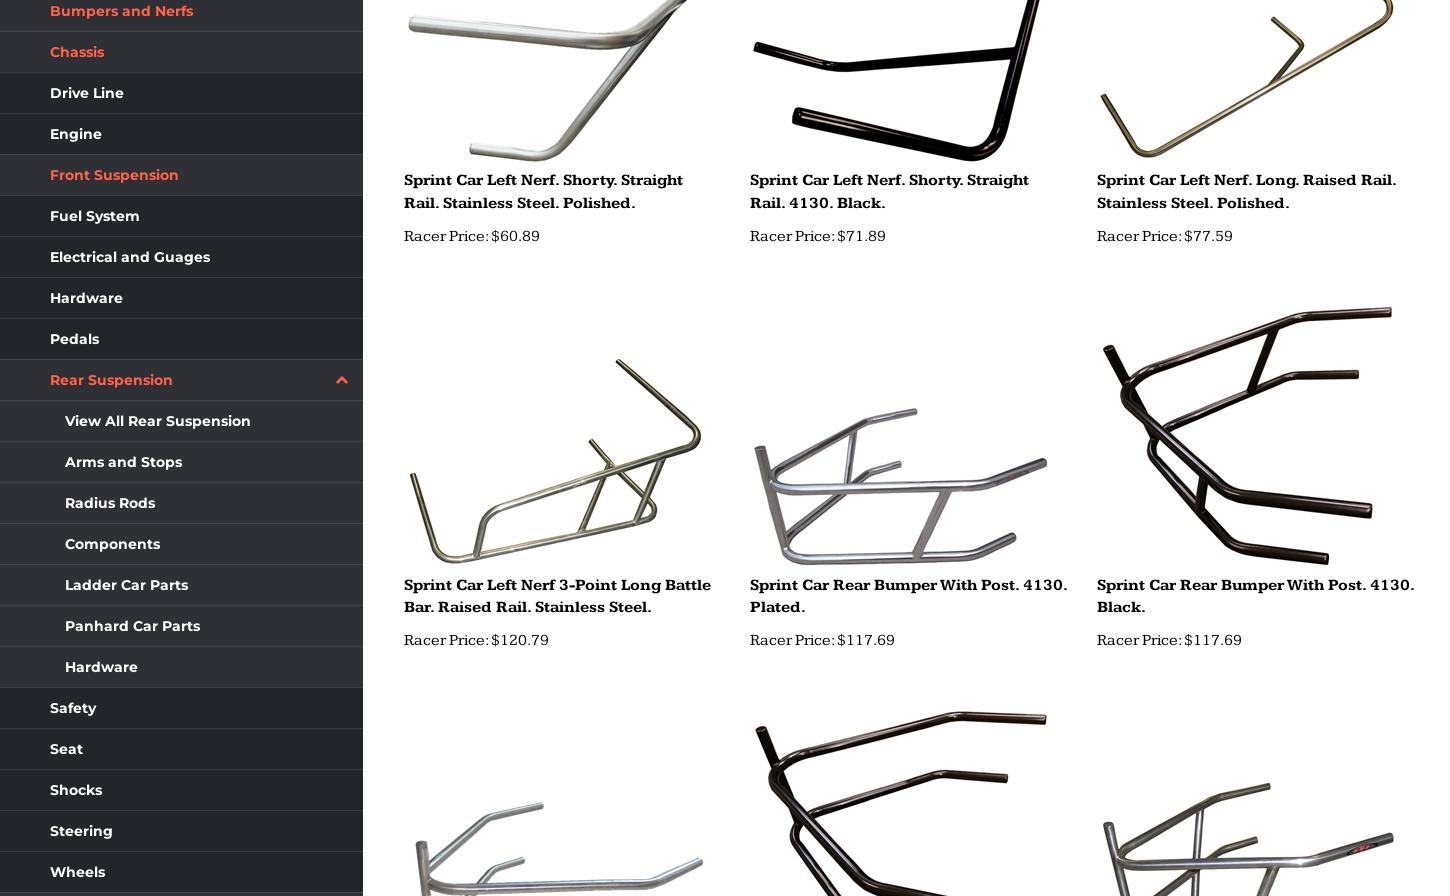  I want to click on 'Sprint Car Left Nerf. Long. Raised Rail.  Stainless Steel.  Polished.', so click(1245, 191).